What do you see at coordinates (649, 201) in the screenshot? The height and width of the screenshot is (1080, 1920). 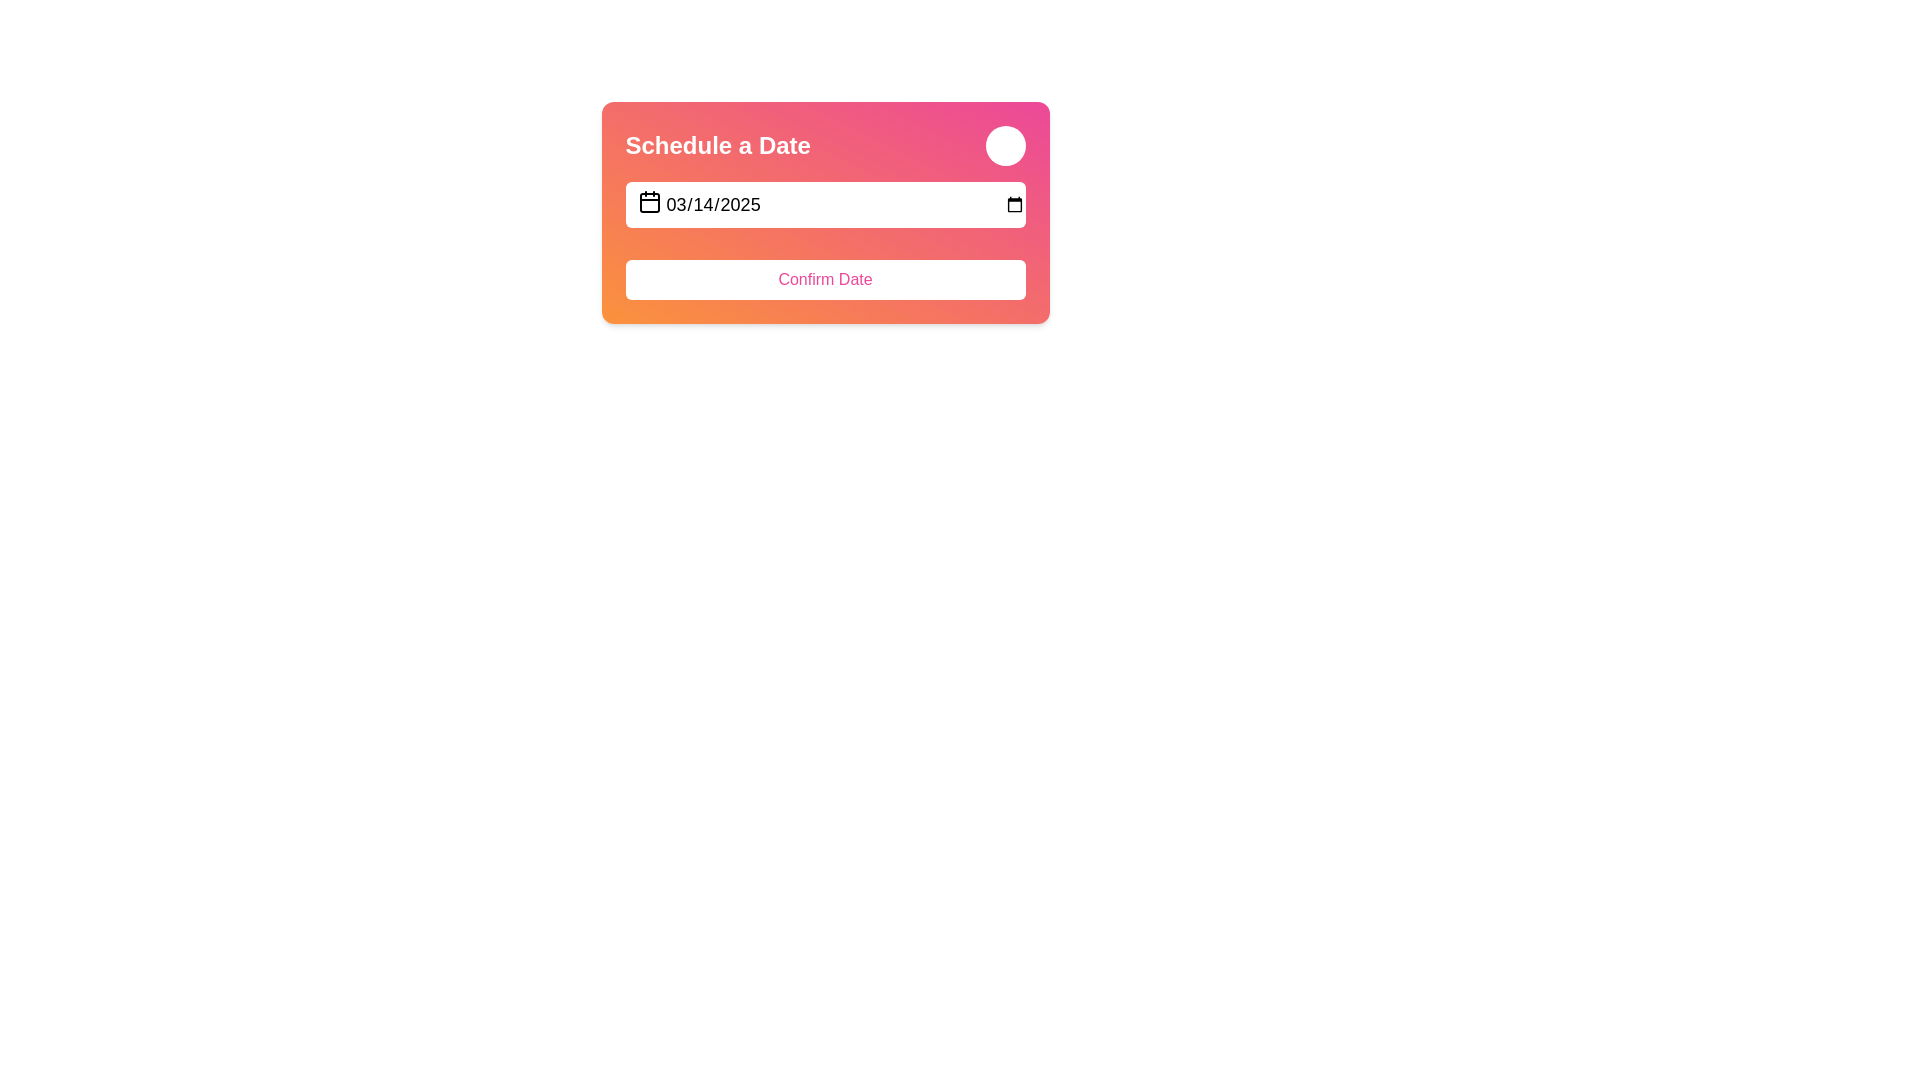 I see `the calendar icon that visually represents the date input functionality, located near the left side of the date input field` at bounding box center [649, 201].